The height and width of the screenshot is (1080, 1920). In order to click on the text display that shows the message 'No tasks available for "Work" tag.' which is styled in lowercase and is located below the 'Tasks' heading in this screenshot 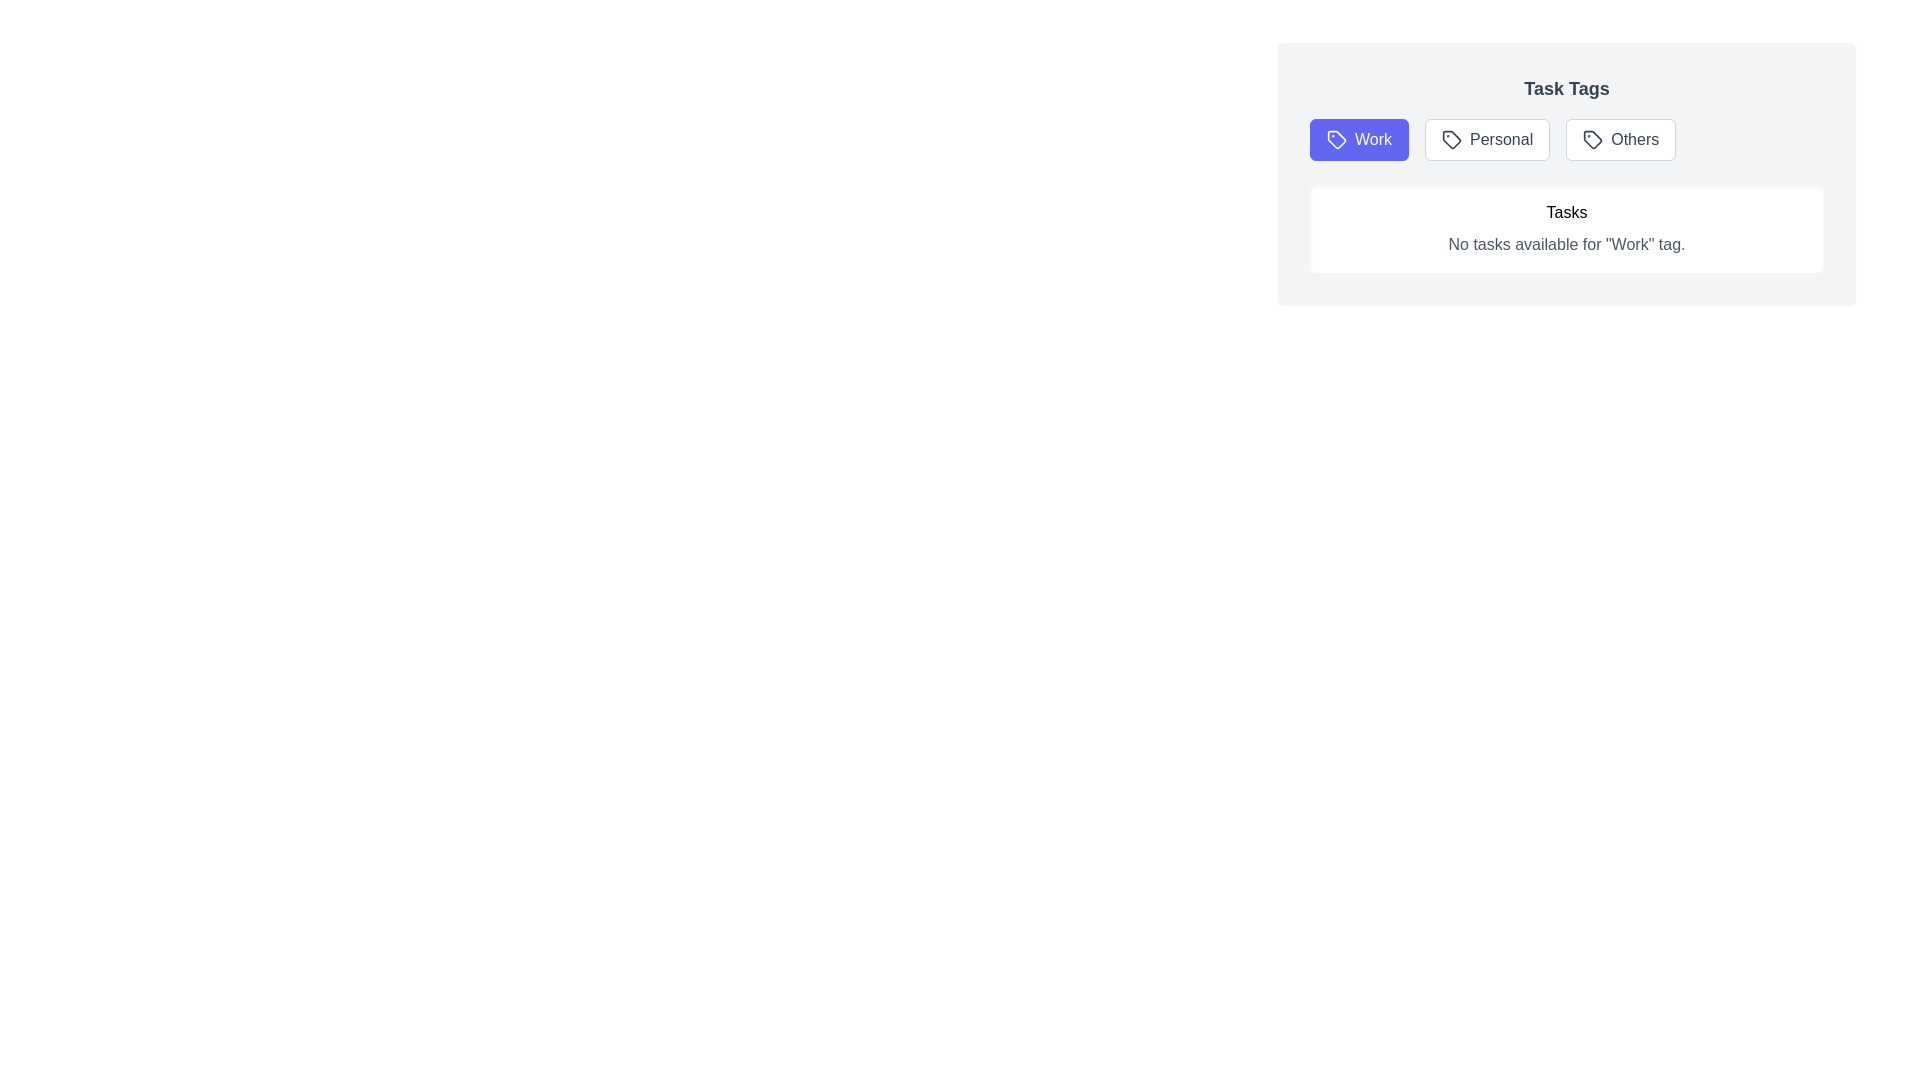, I will do `click(1565, 244)`.